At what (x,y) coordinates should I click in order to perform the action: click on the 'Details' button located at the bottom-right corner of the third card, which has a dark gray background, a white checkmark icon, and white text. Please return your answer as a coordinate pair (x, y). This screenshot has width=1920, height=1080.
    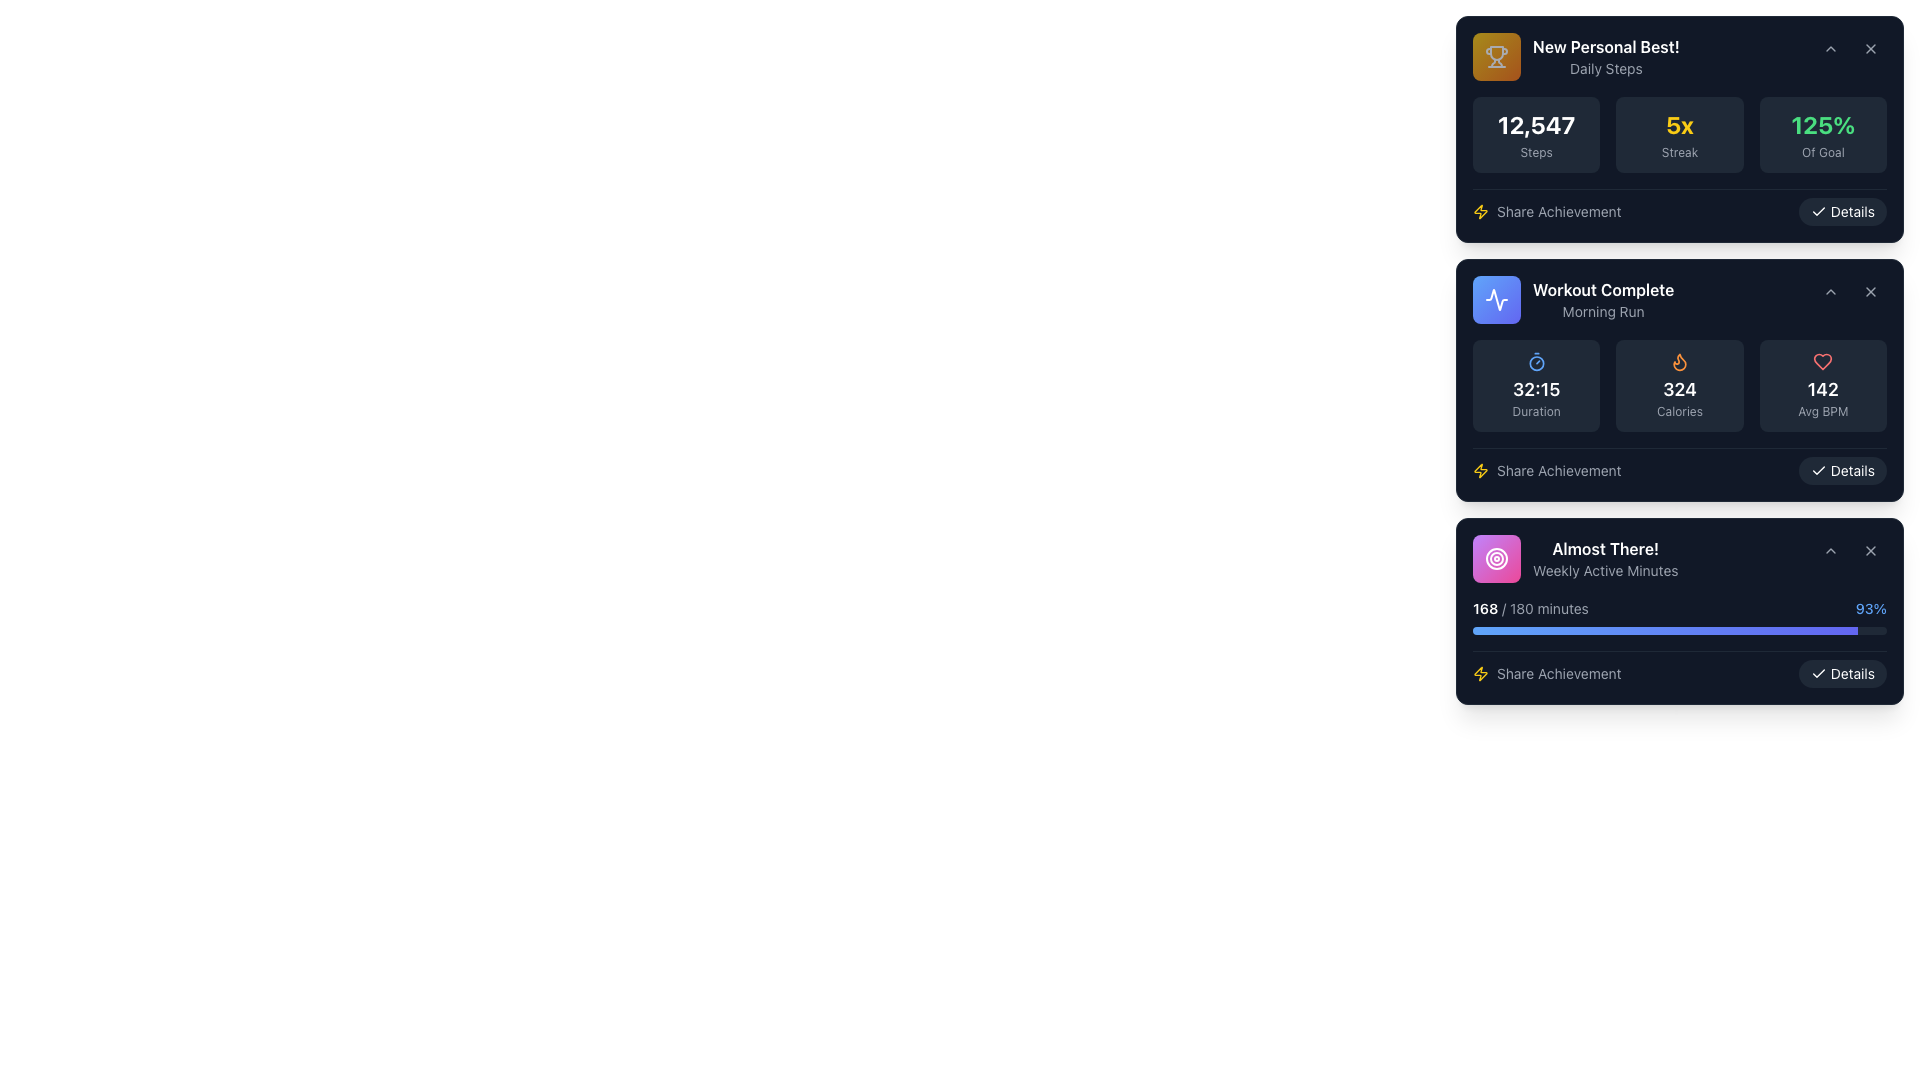
    Looking at the image, I should click on (1841, 674).